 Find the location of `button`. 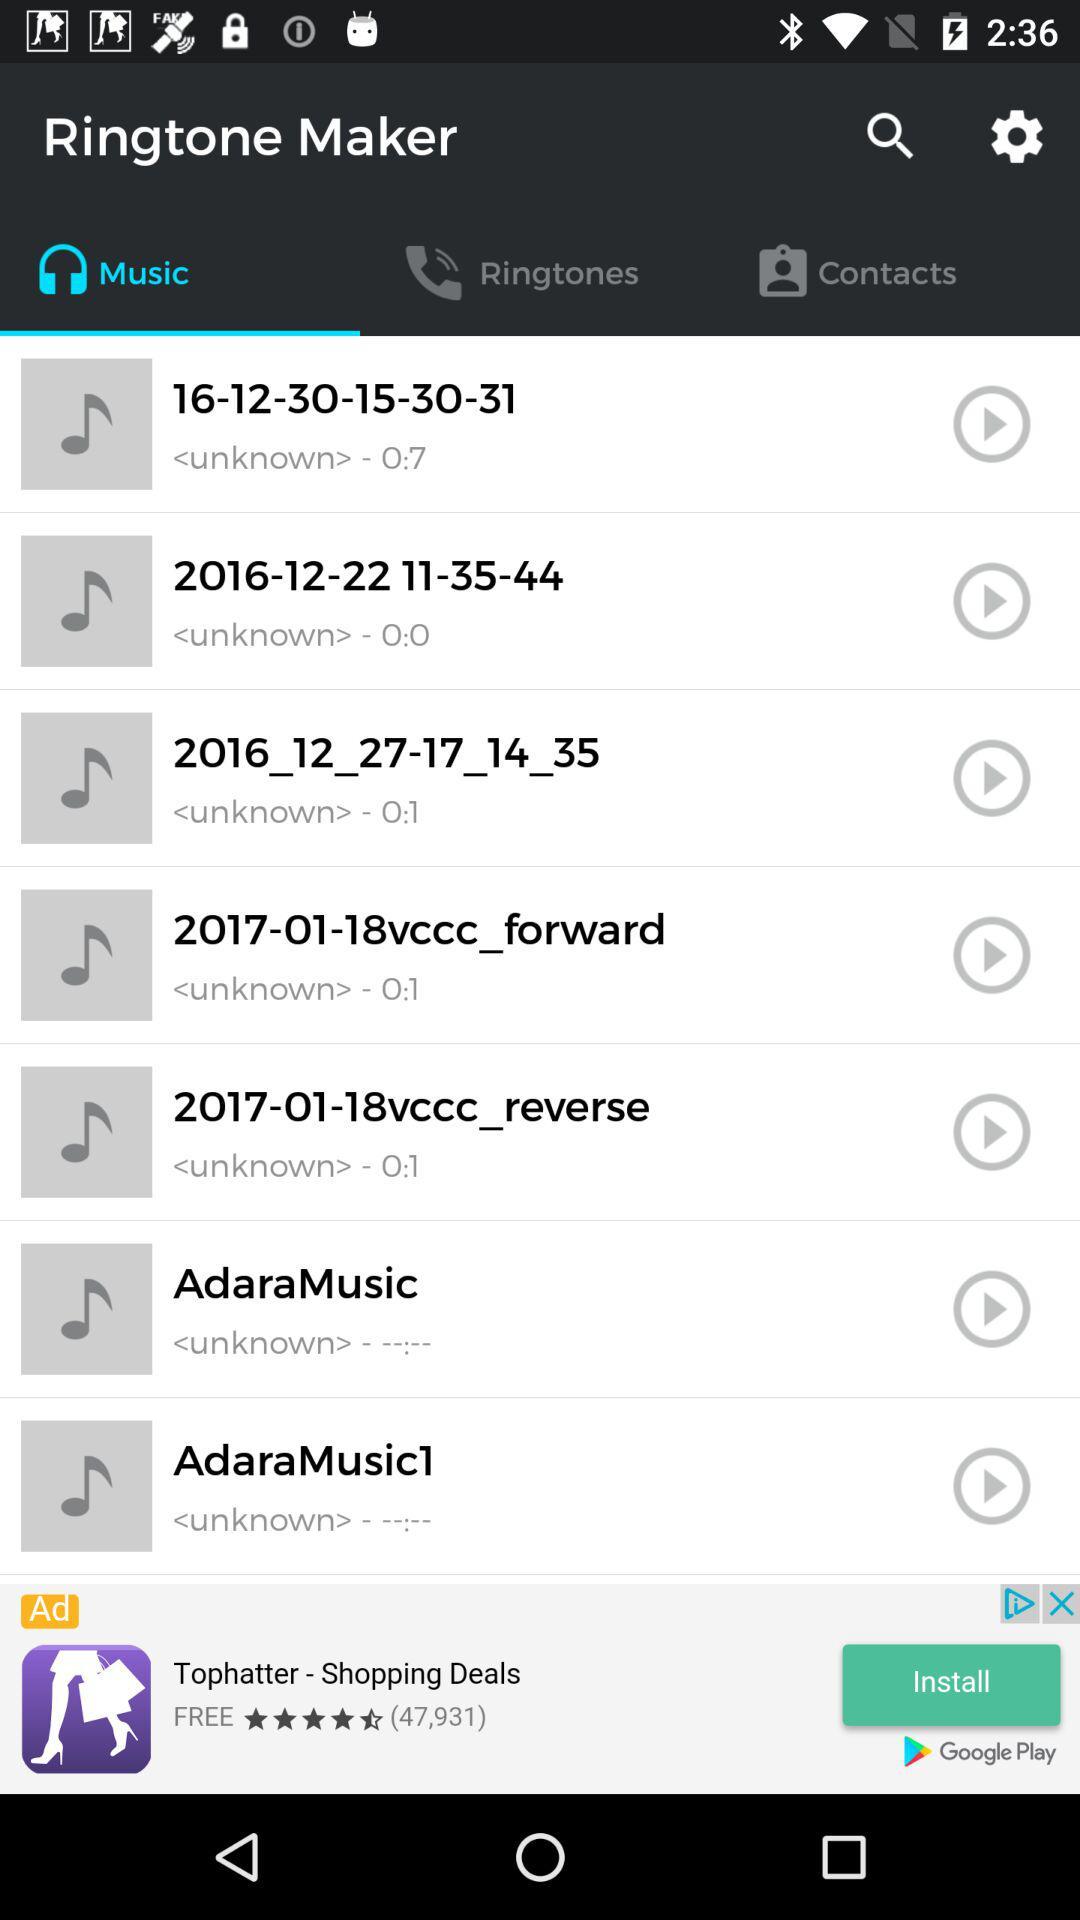

button is located at coordinates (991, 954).